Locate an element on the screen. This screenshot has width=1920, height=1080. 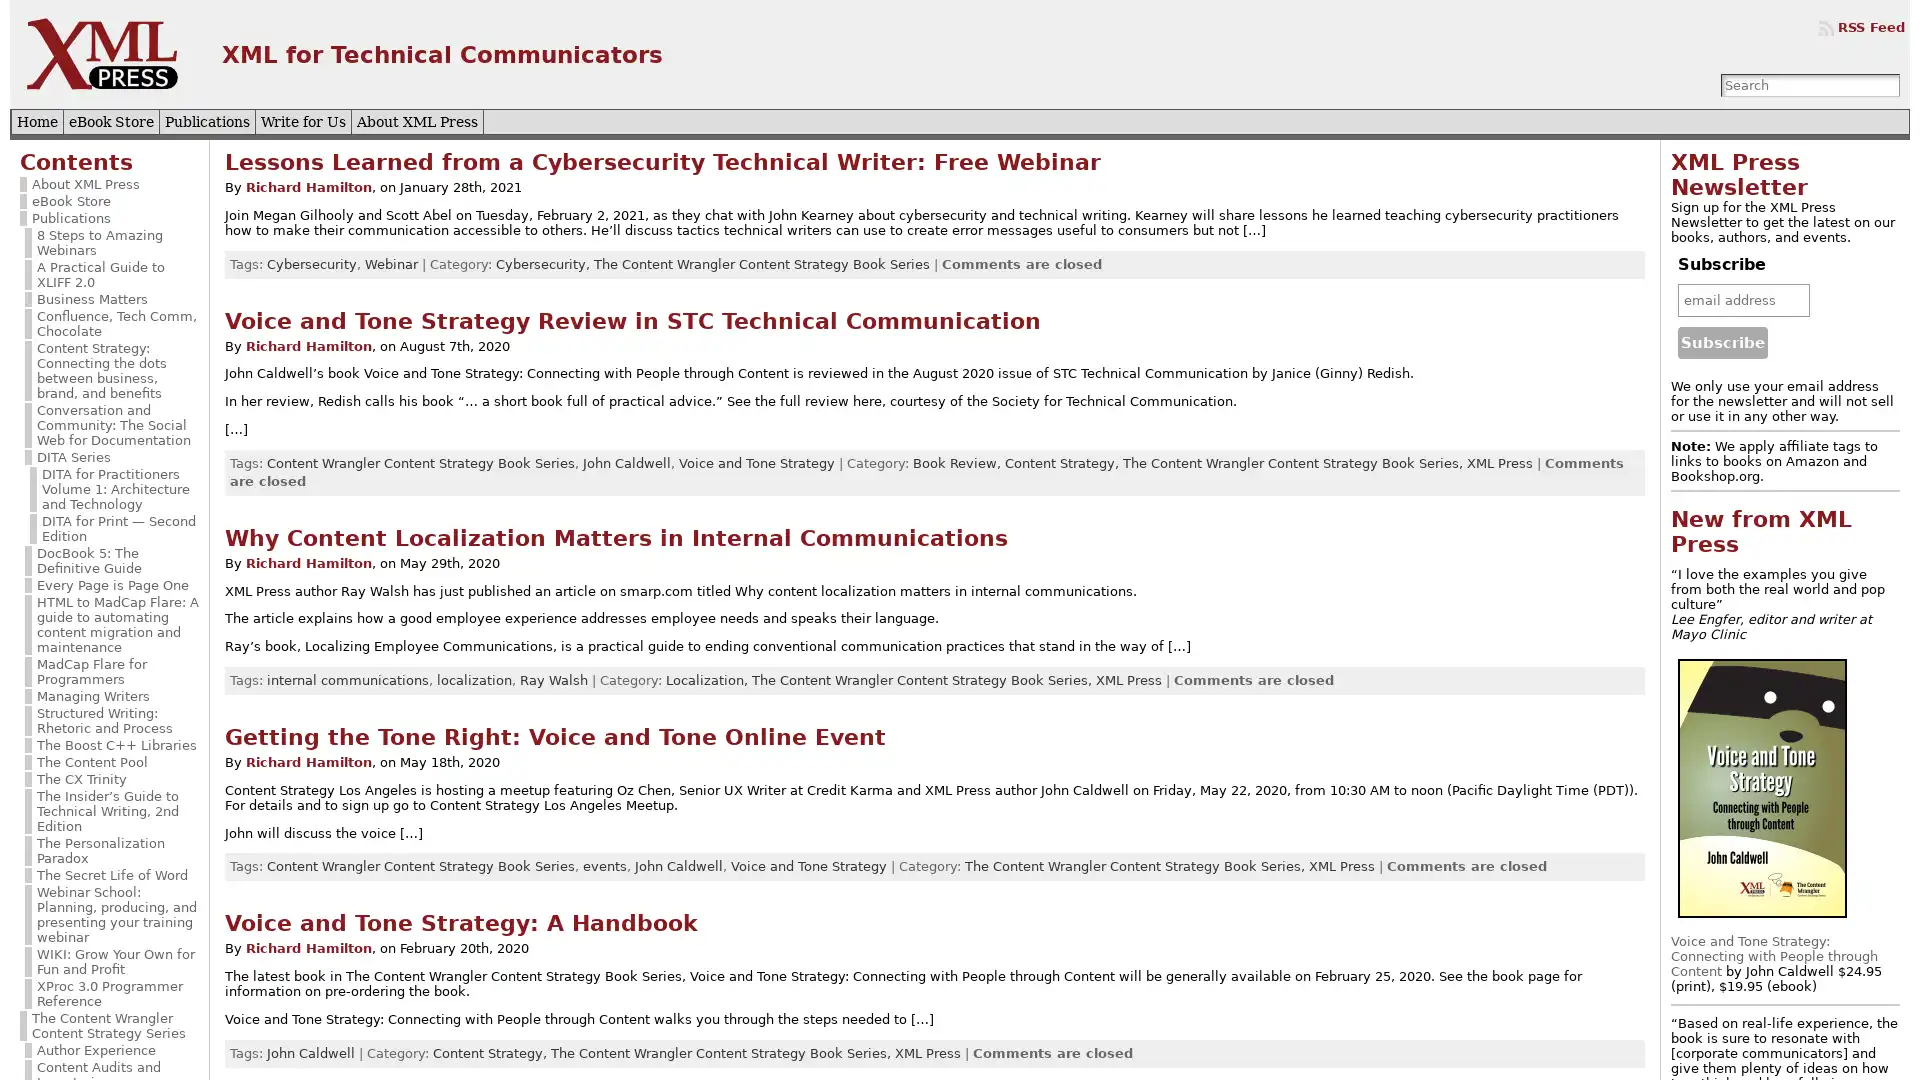
Subscribe is located at coordinates (1722, 342).